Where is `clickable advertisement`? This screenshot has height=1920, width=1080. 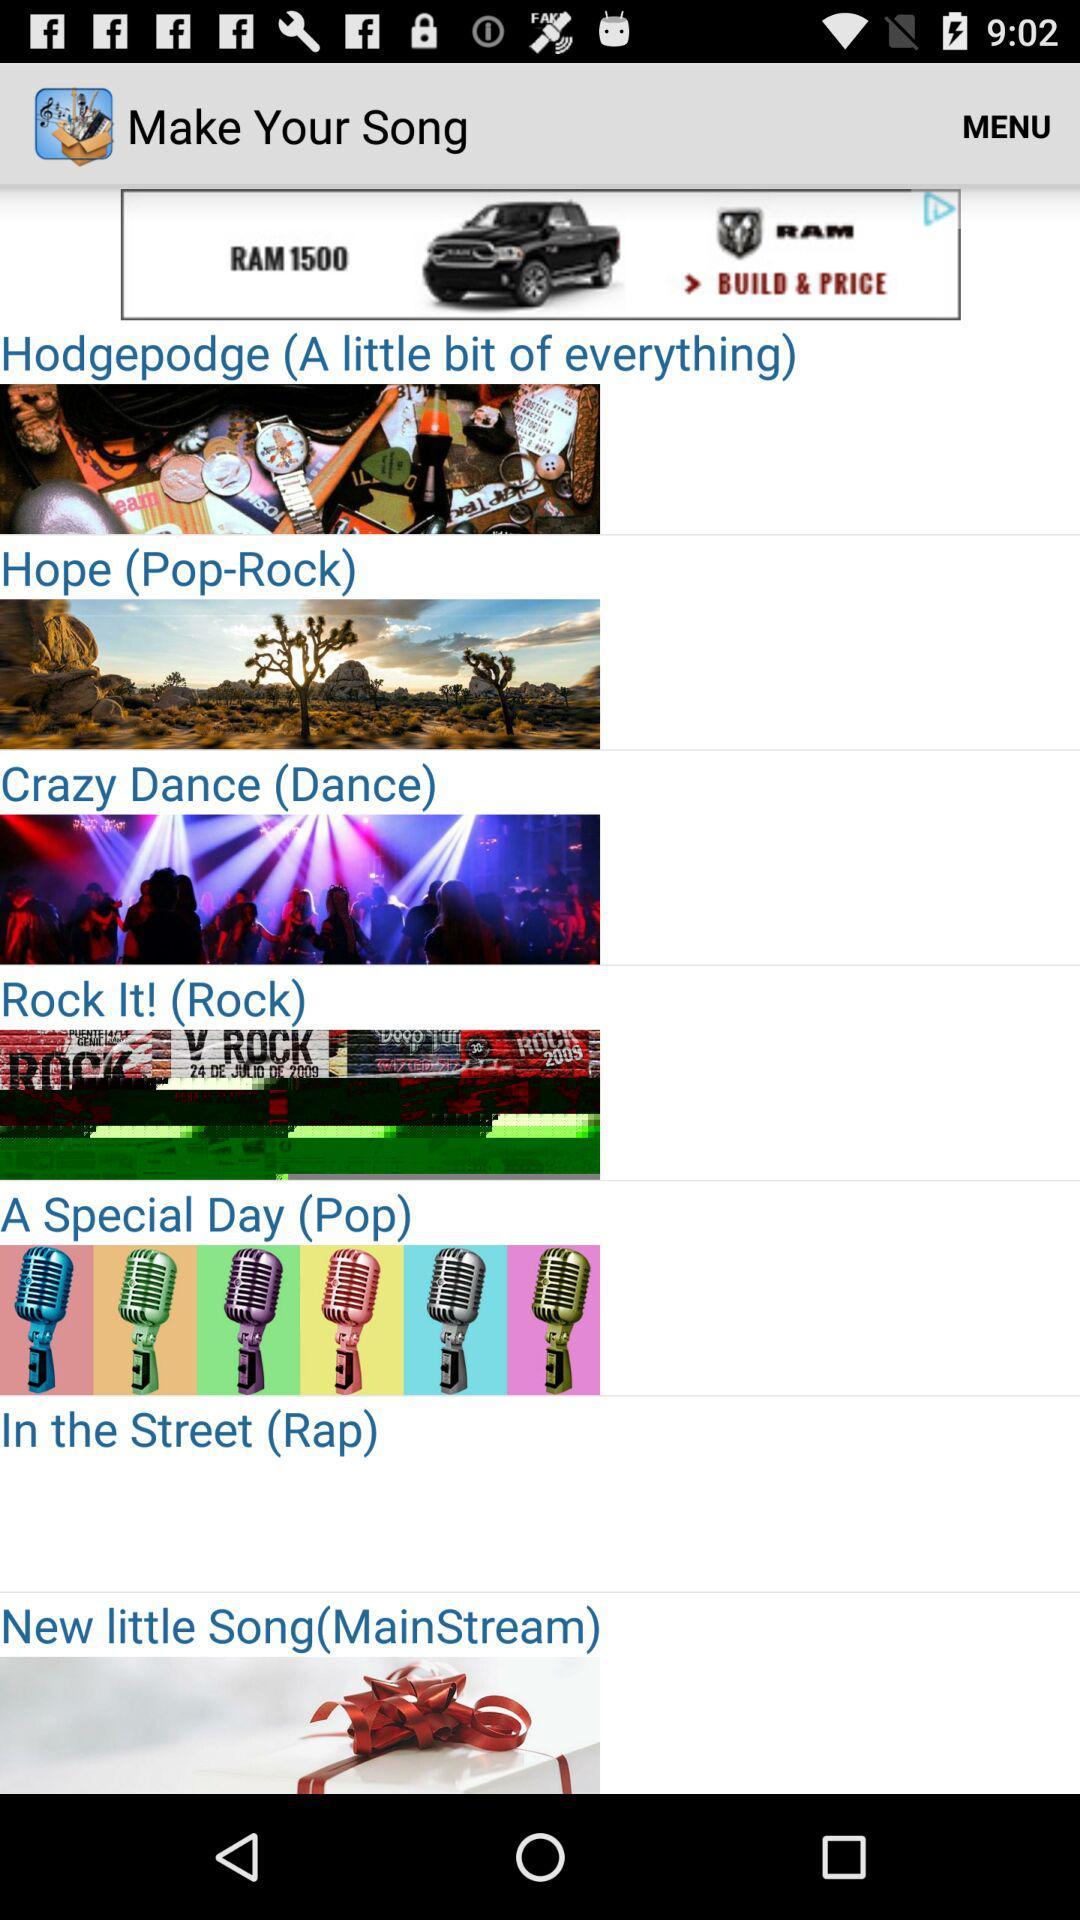 clickable advertisement is located at coordinates (300, 253).